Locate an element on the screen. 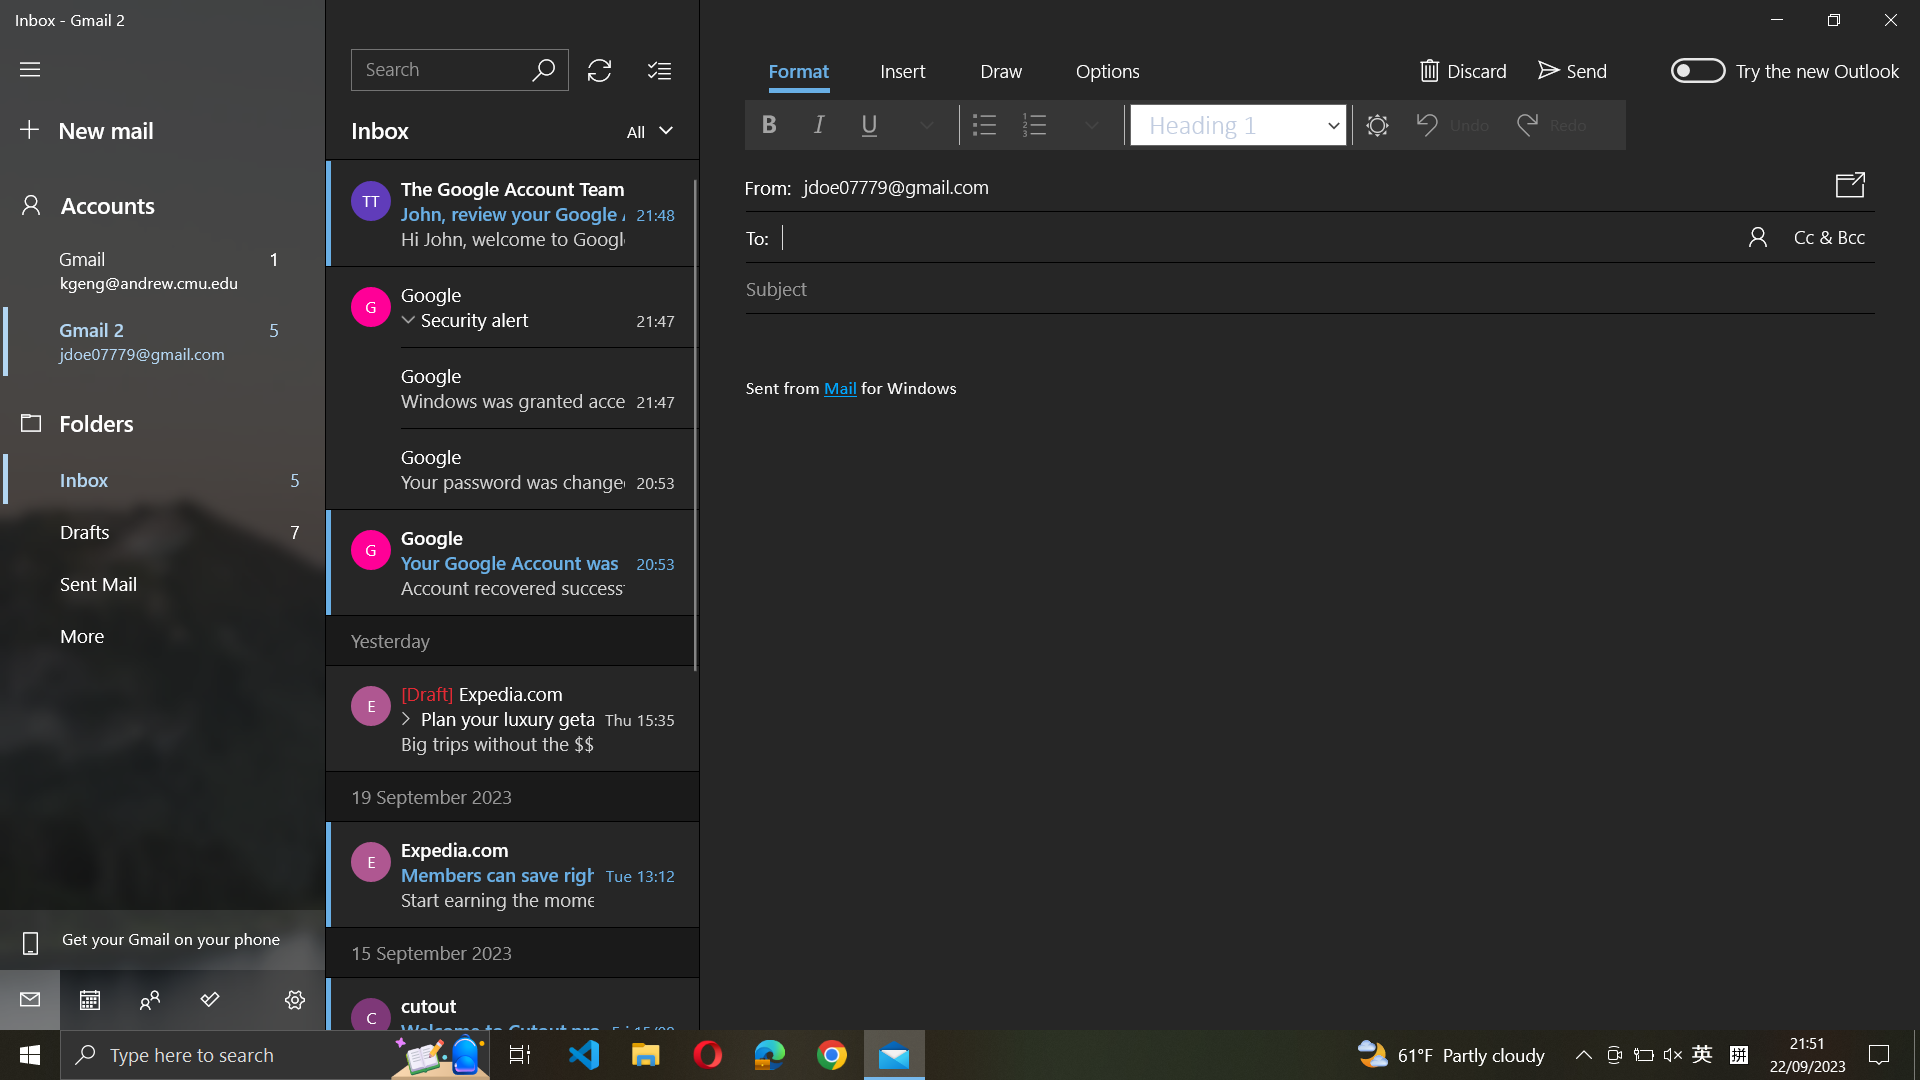  the font style to bold is located at coordinates (767, 123).